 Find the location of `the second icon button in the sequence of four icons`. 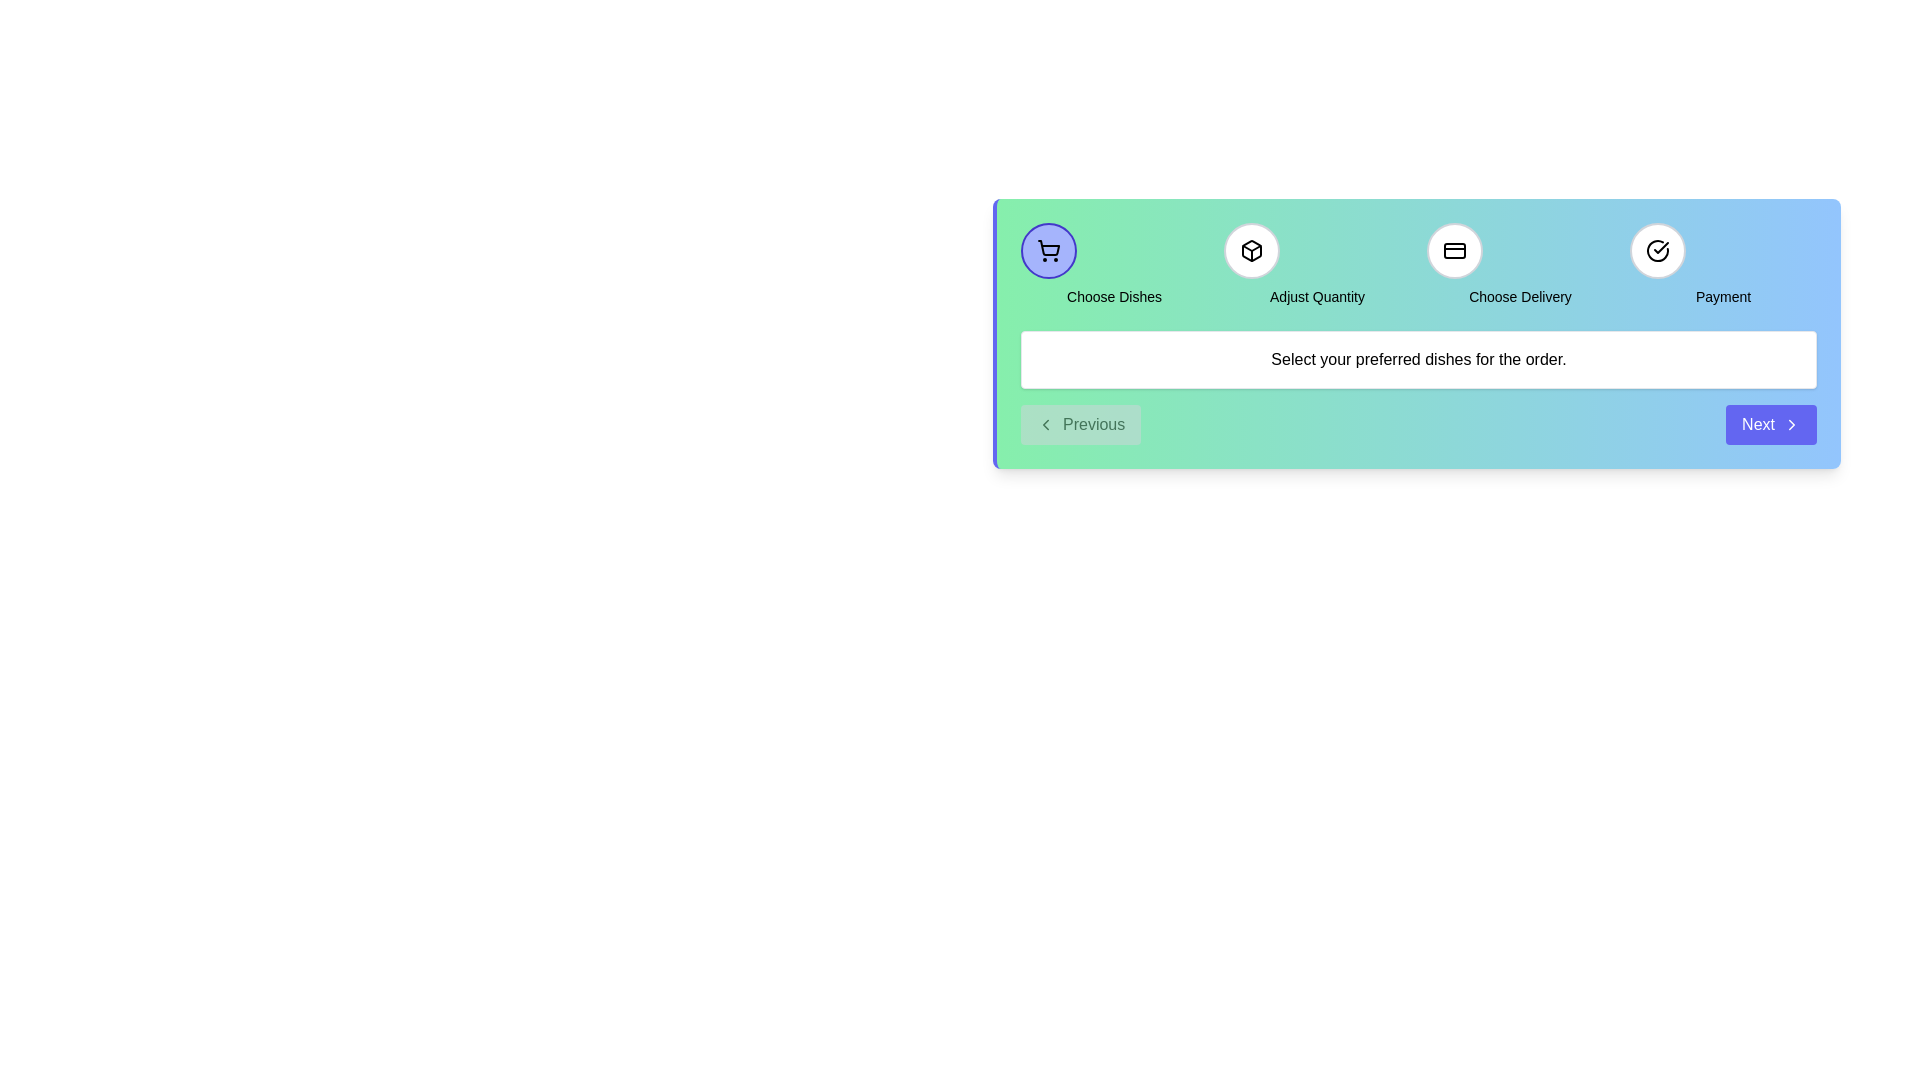

the second icon button in the sequence of four icons is located at coordinates (1251, 249).